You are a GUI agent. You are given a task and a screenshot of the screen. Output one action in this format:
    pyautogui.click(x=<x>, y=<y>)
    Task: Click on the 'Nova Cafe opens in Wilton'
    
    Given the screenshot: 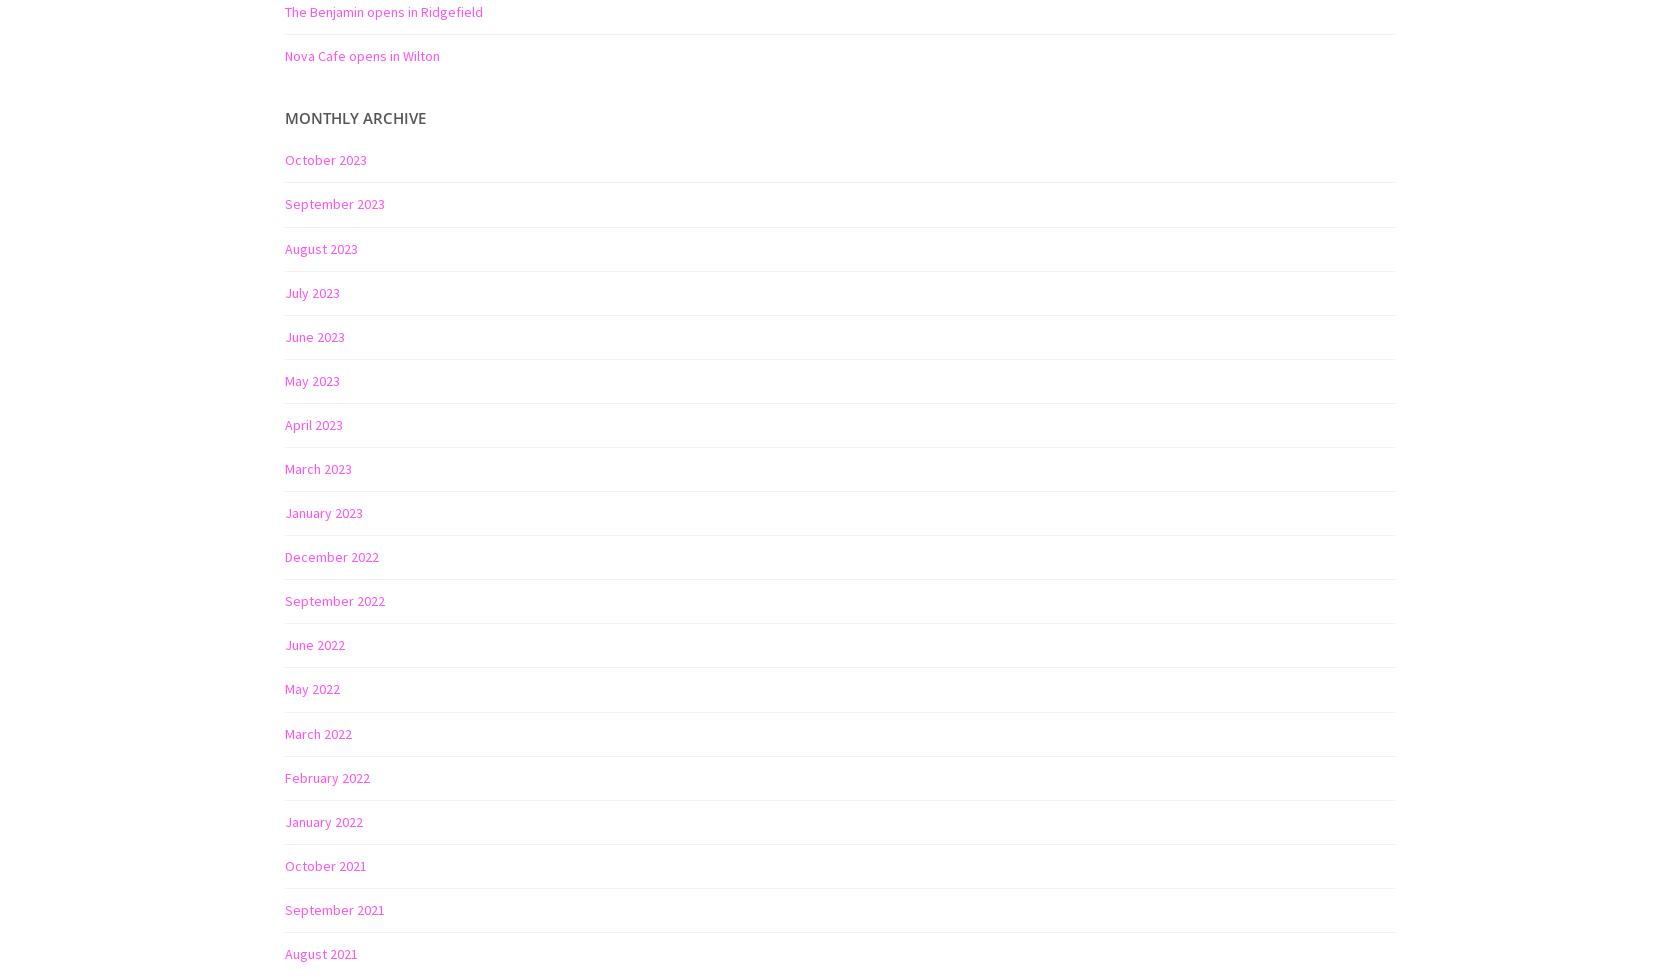 What is the action you would take?
    pyautogui.click(x=362, y=56)
    